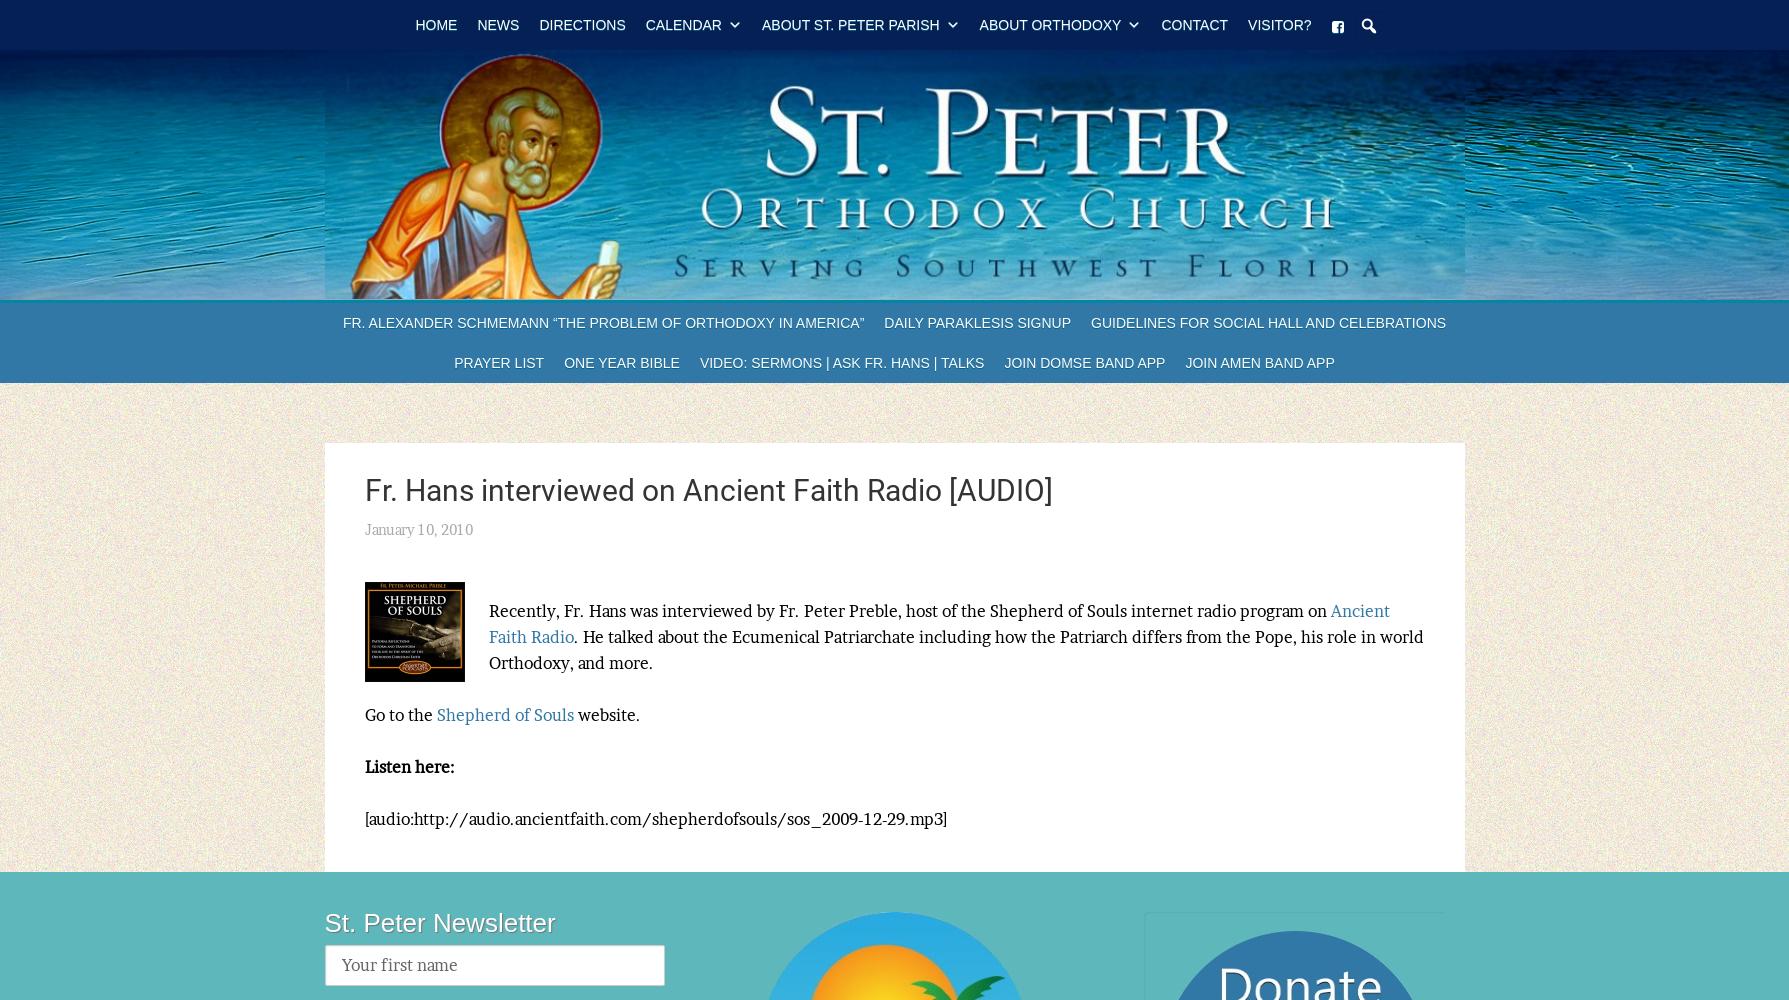  What do you see at coordinates (497, 362) in the screenshot?
I see `'Prayer List'` at bounding box center [497, 362].